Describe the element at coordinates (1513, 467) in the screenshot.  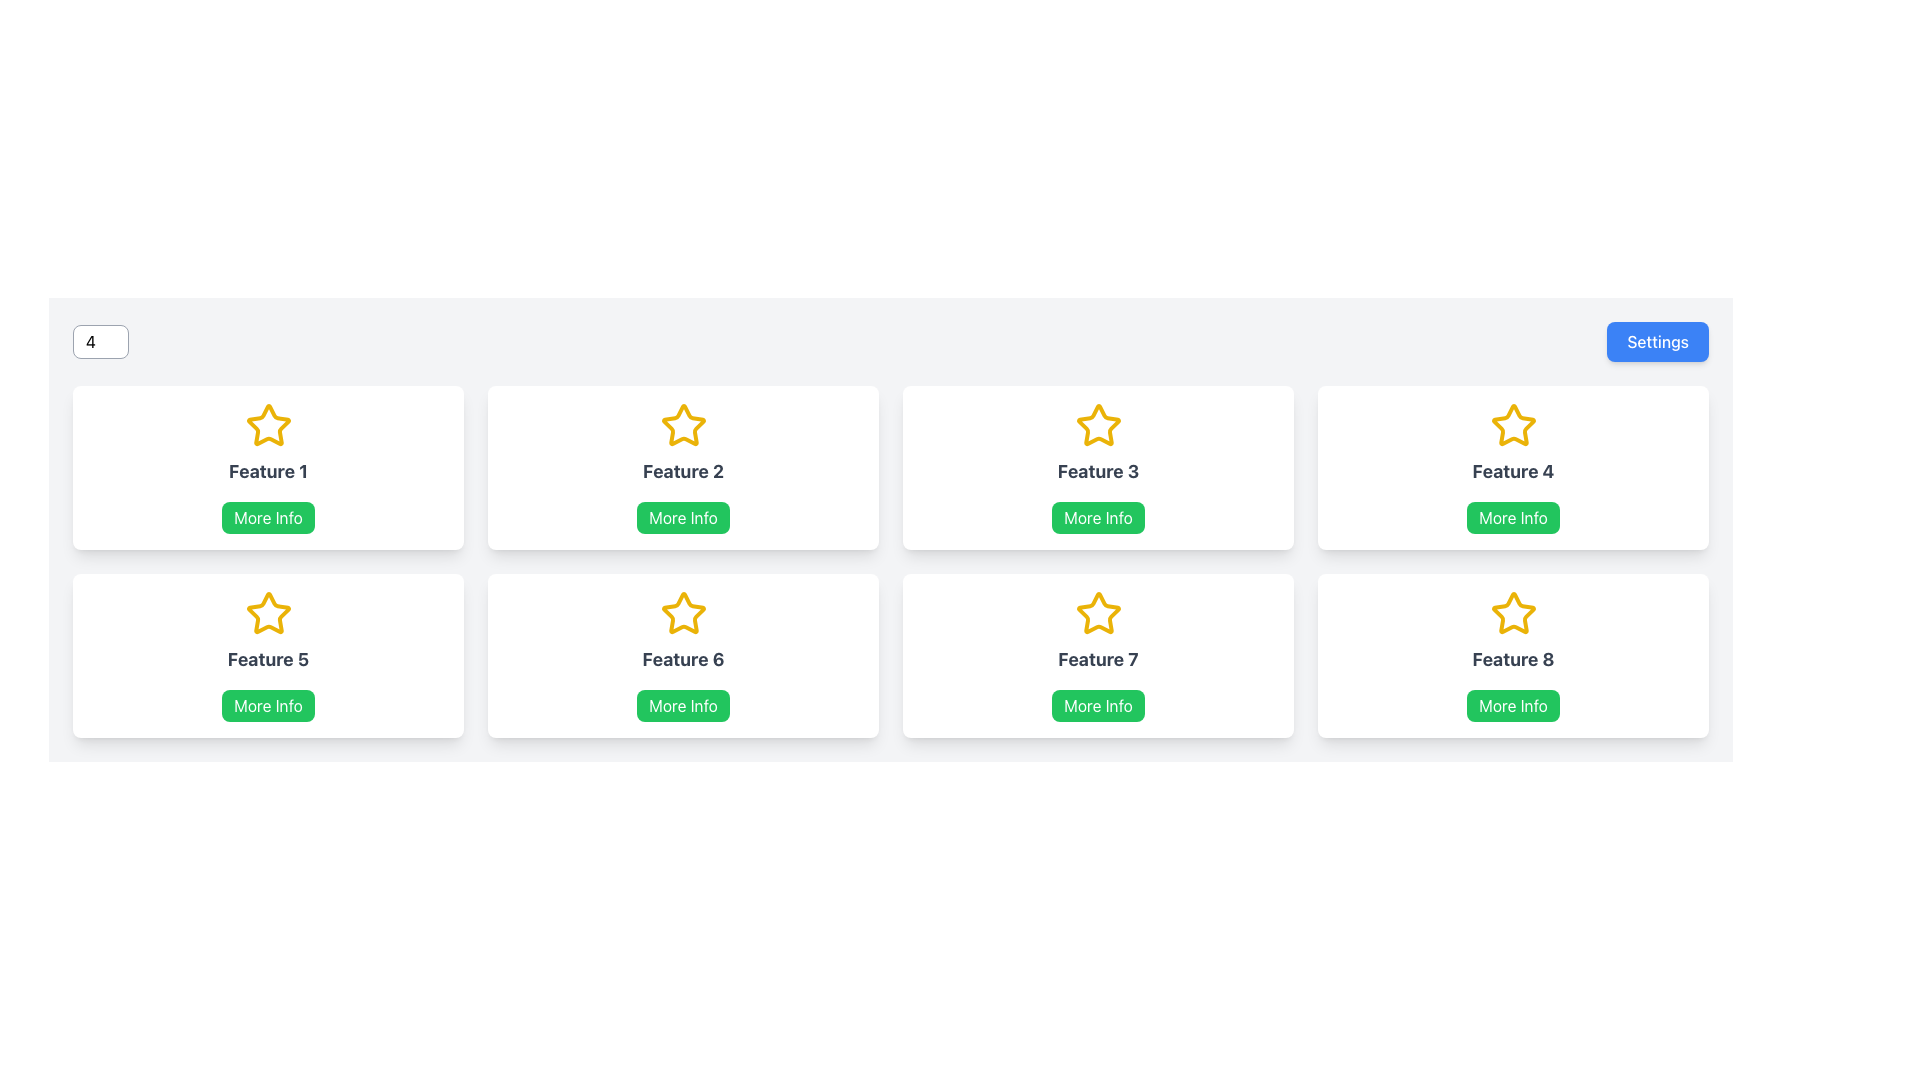
I see `the Card element representing 'Feature 4' located in the first row and fourth column of the grid` at that location.